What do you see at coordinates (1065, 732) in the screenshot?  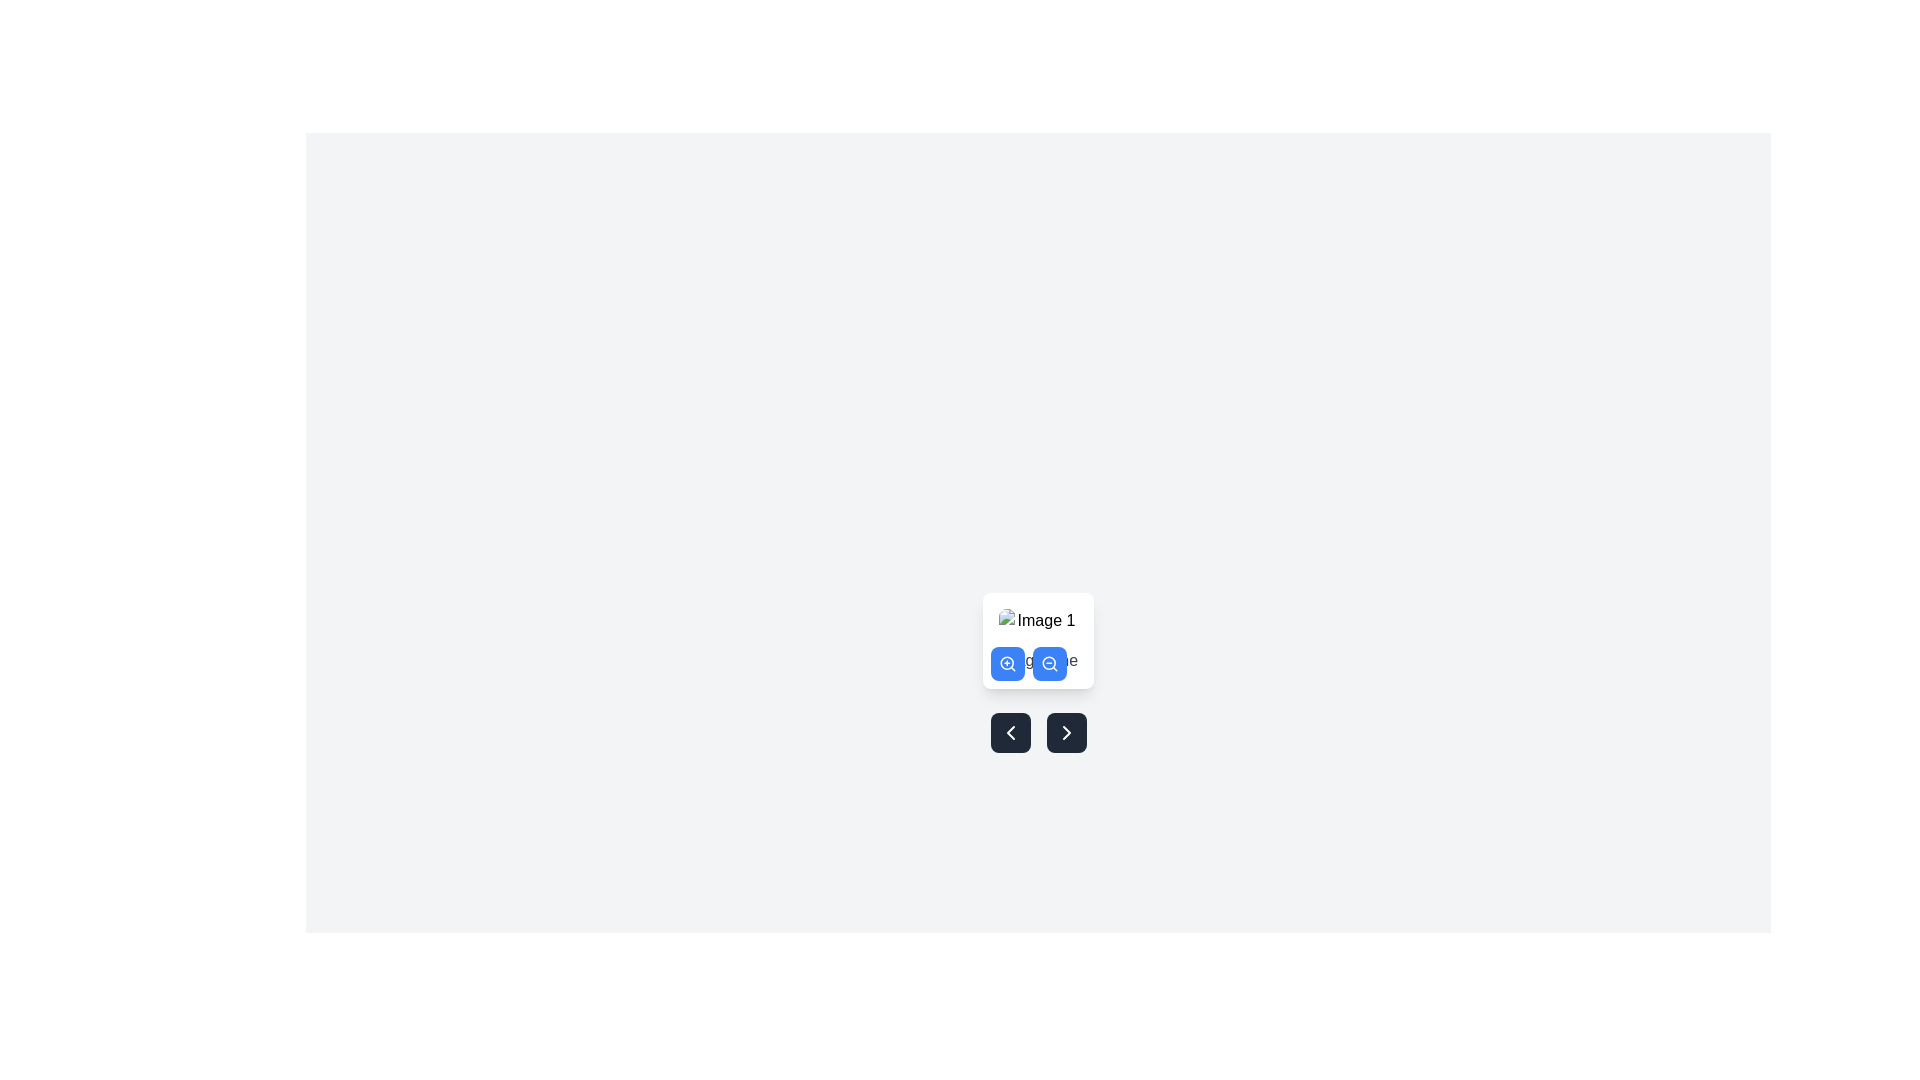 I see `the right-arrow icon located within the button` at bounding box center [1065, 732].